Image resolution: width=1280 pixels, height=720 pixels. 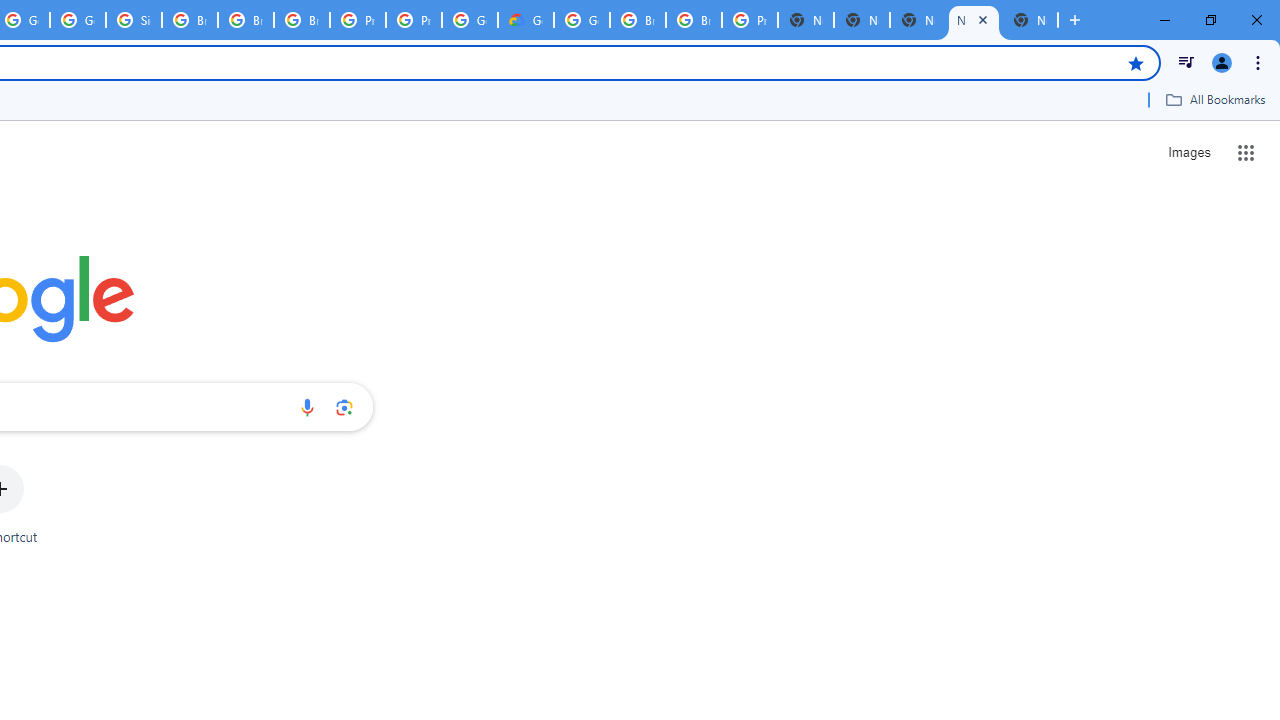 I want to click on 'Control your music, videos, and more', so click(x=1185, y=61).